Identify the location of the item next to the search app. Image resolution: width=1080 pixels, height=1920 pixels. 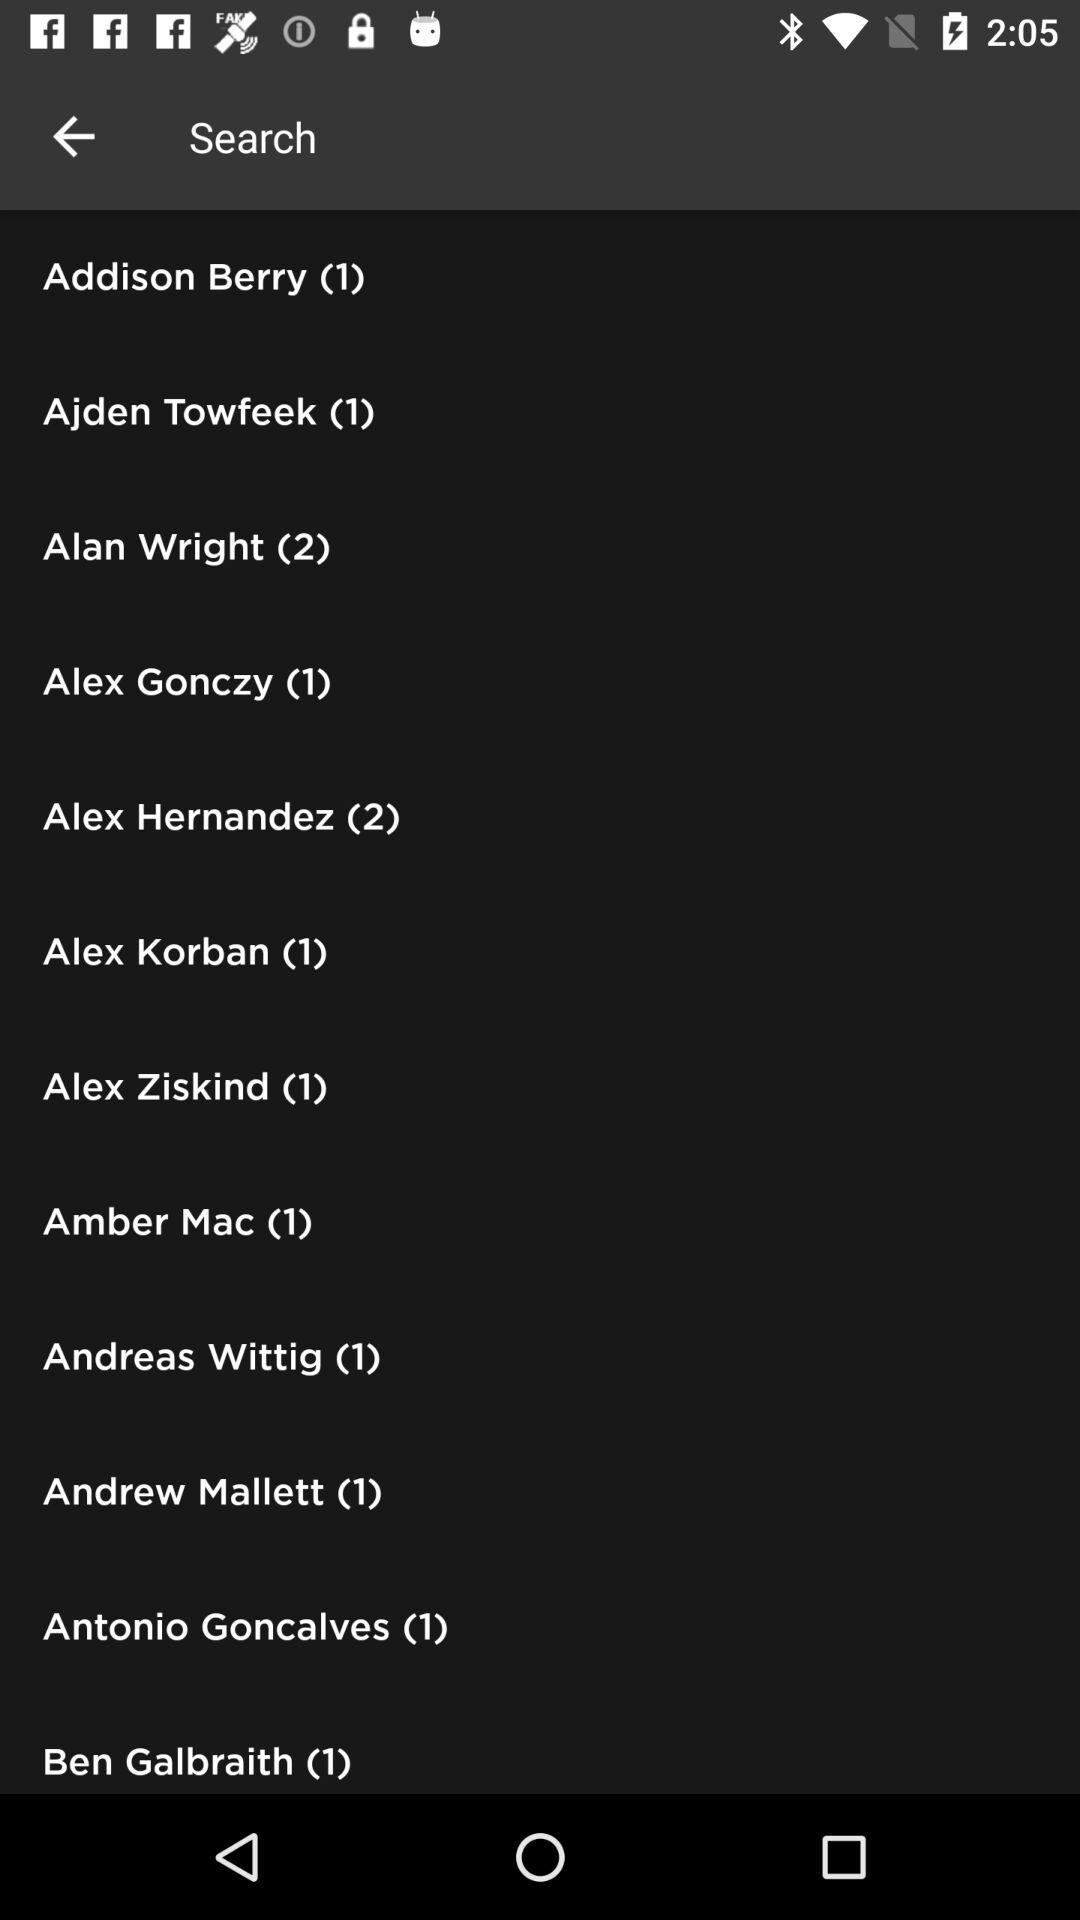
(72, 135).